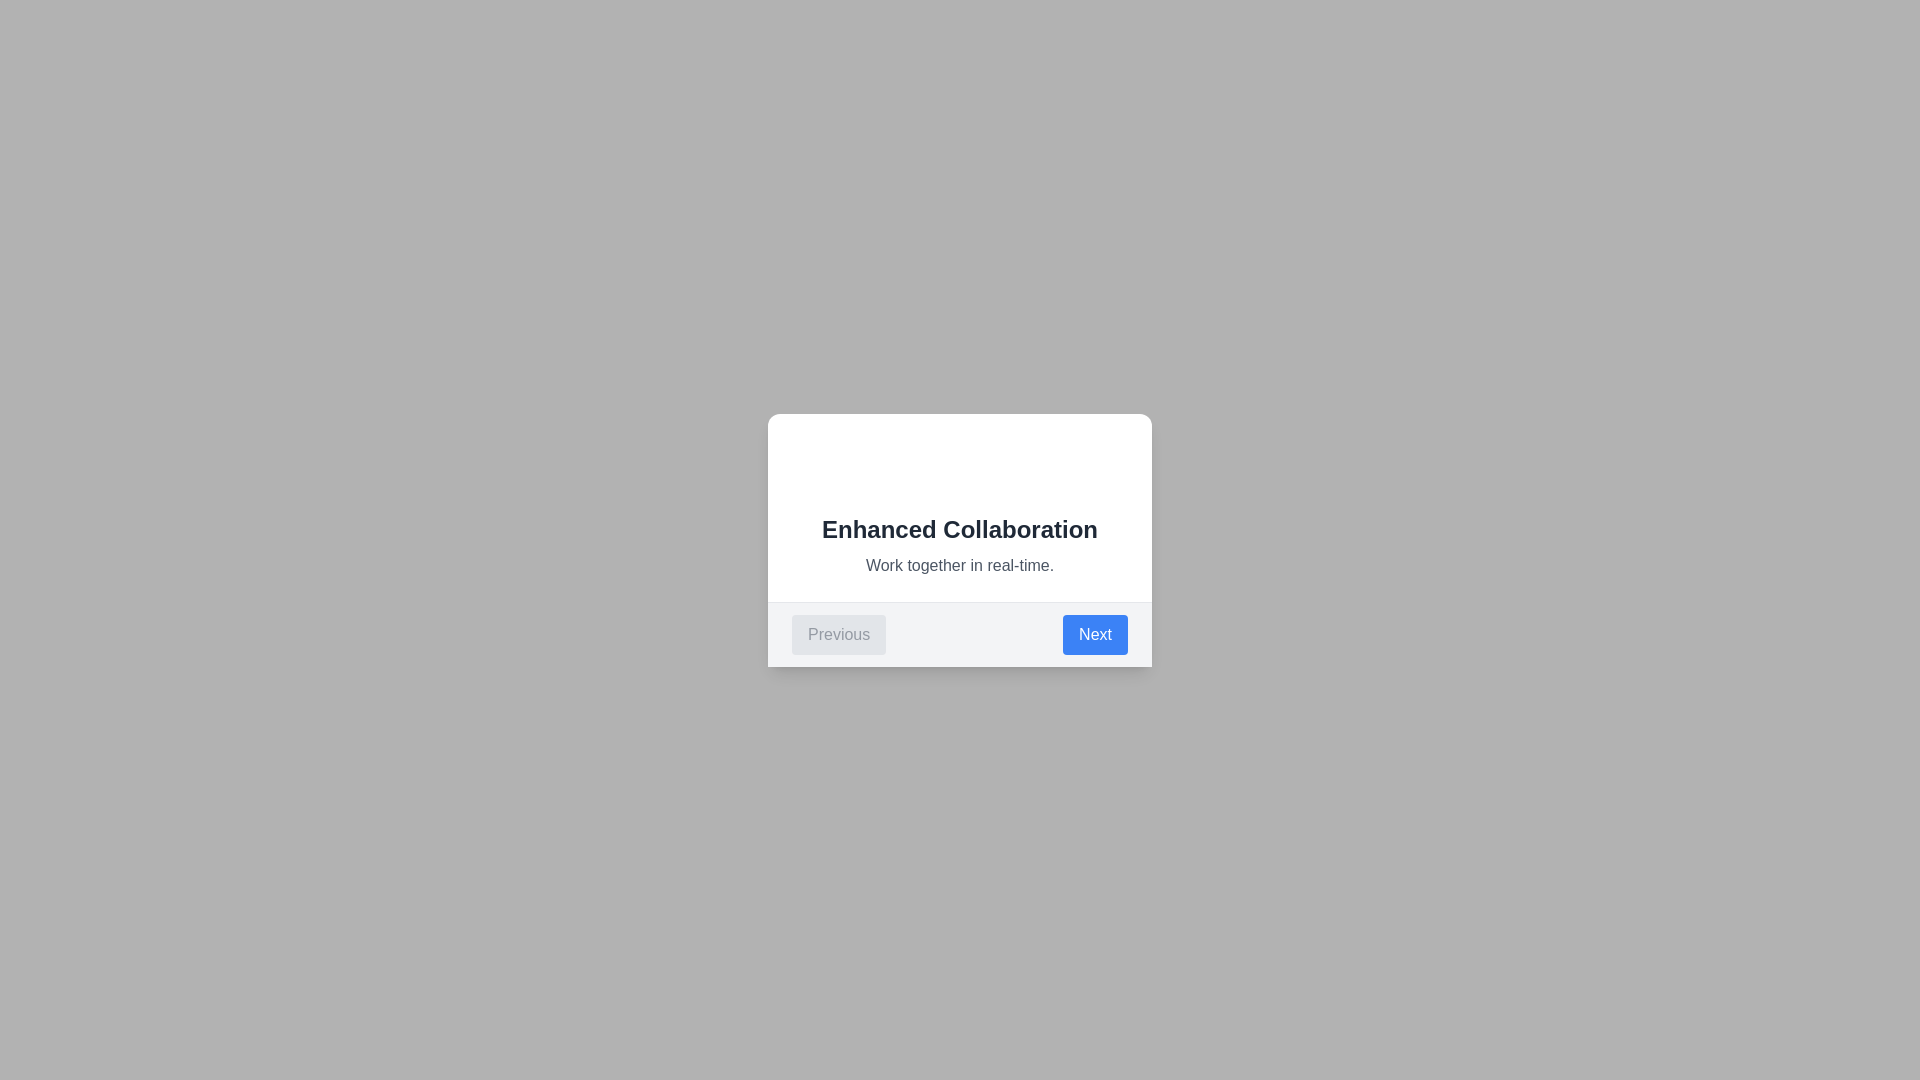 This screenshot has height=1080, width=1920. What do you see at coordinates (839, 634) in the screenshot?
I see `the 'Previous' button, which is a rounded rectangular button with a light gray background and gray text, located at the bottom left of the dialog box` at bounding box center [839, 634].